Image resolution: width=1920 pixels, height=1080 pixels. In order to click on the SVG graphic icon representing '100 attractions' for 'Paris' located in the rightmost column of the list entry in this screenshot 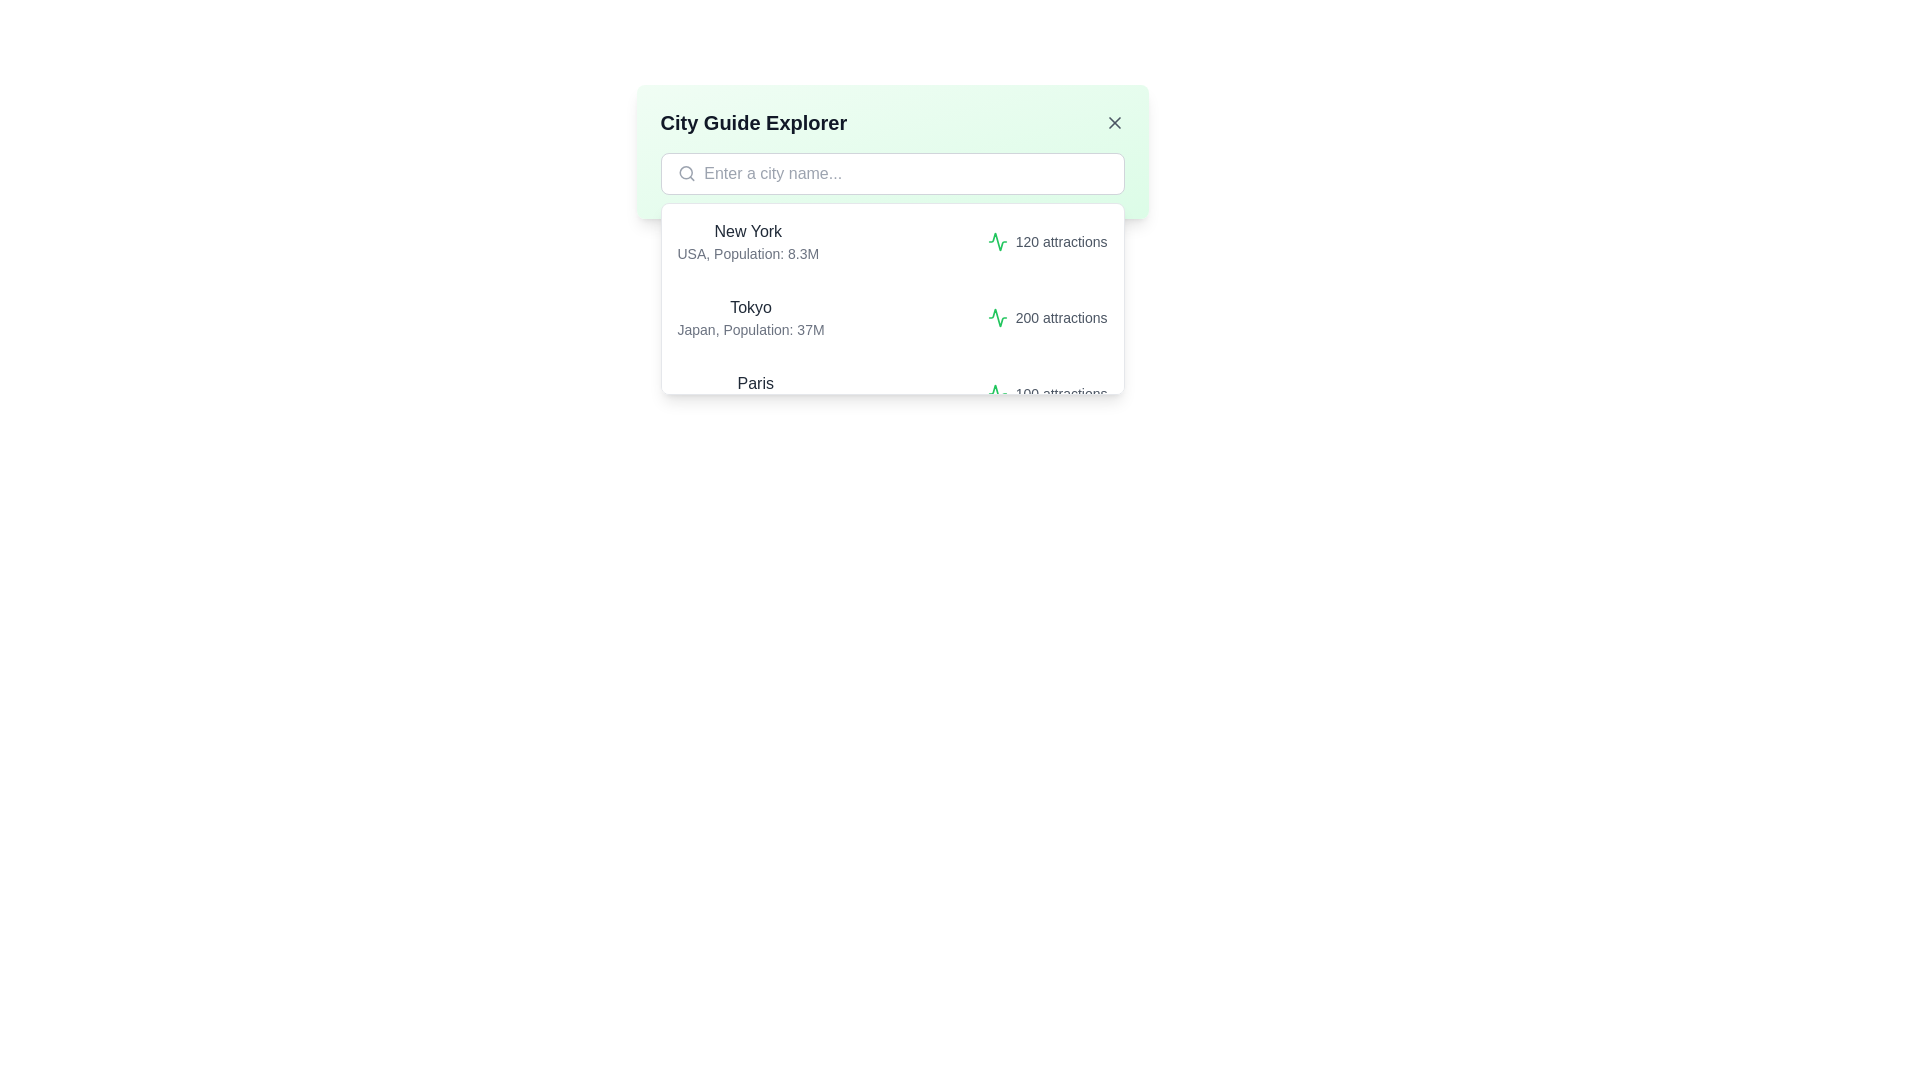, I will do `click(997, 393)`.